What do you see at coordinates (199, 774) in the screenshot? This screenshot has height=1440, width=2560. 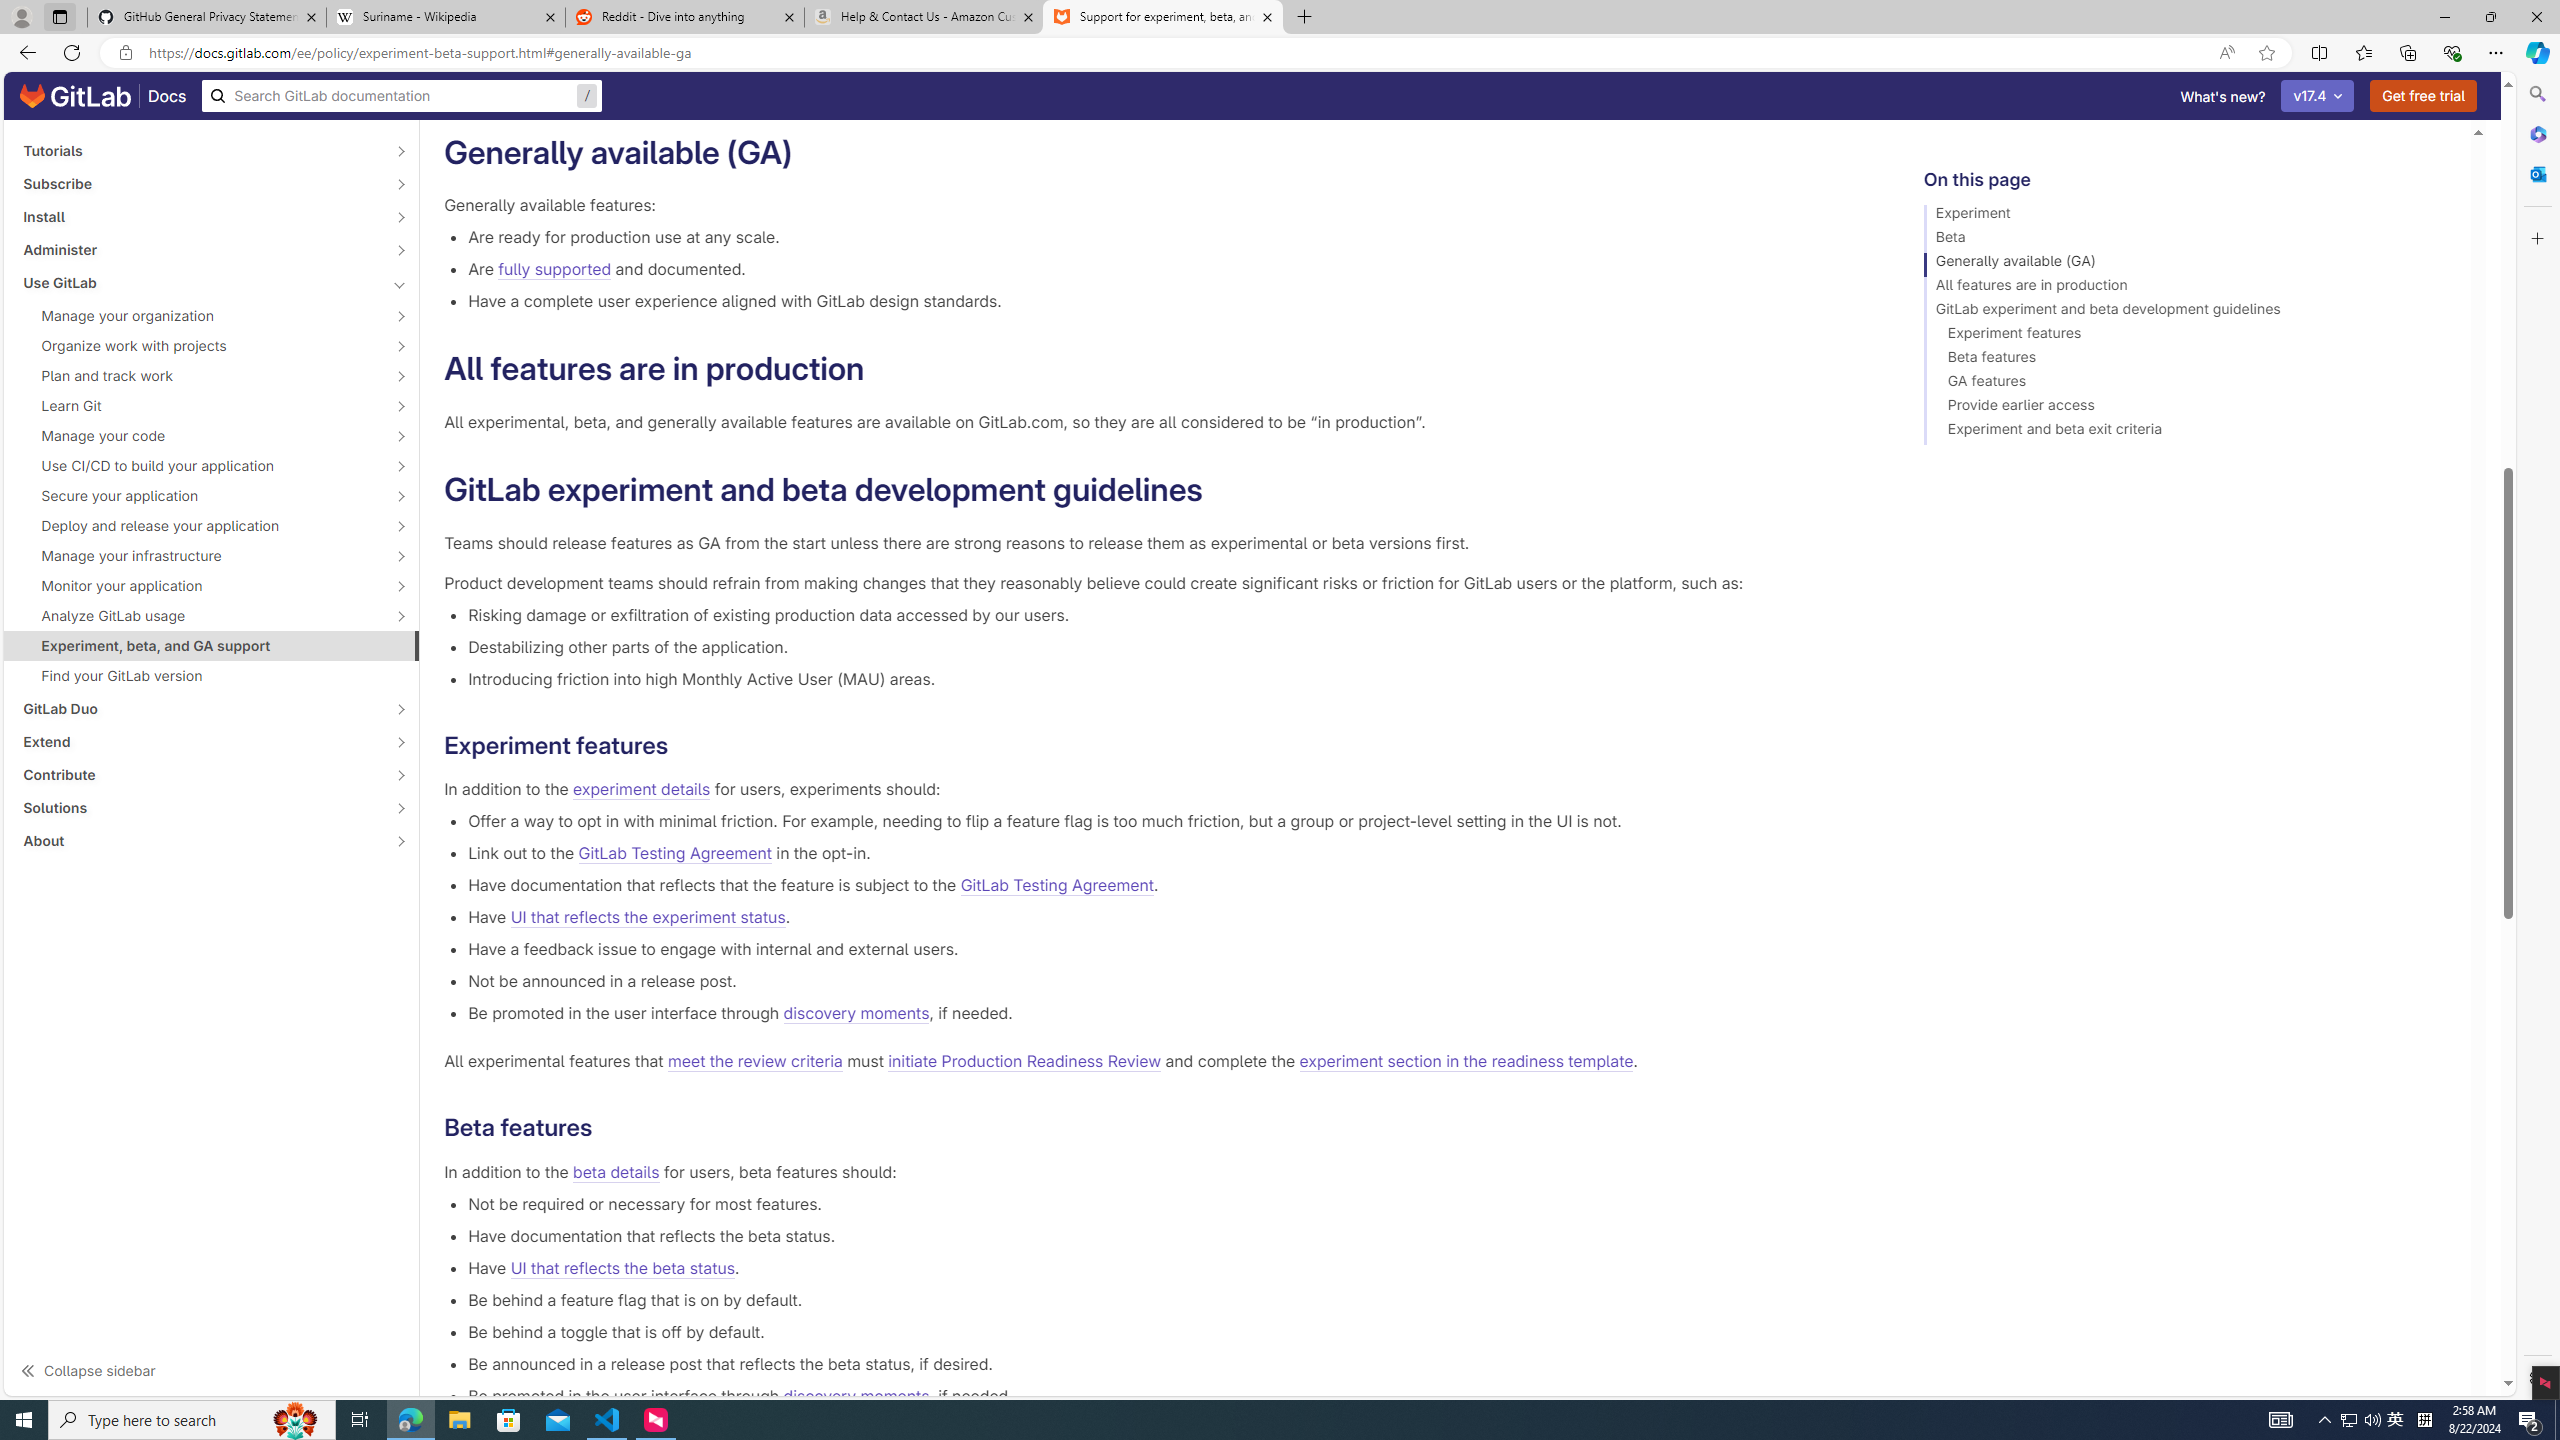 I see `'Contribute'` at bounding box center [199, 774].